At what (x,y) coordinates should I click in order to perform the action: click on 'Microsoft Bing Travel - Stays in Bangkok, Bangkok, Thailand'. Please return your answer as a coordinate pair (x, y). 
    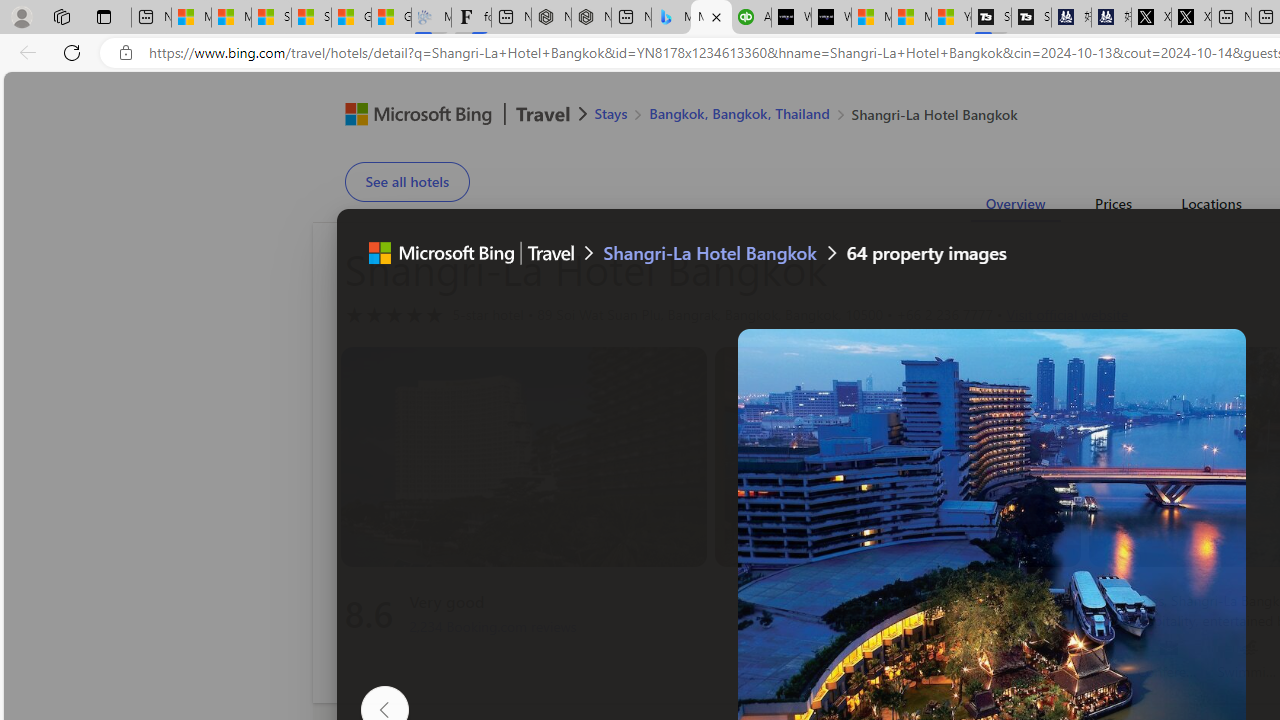
    Looking at the image, I should click on (671, 17).